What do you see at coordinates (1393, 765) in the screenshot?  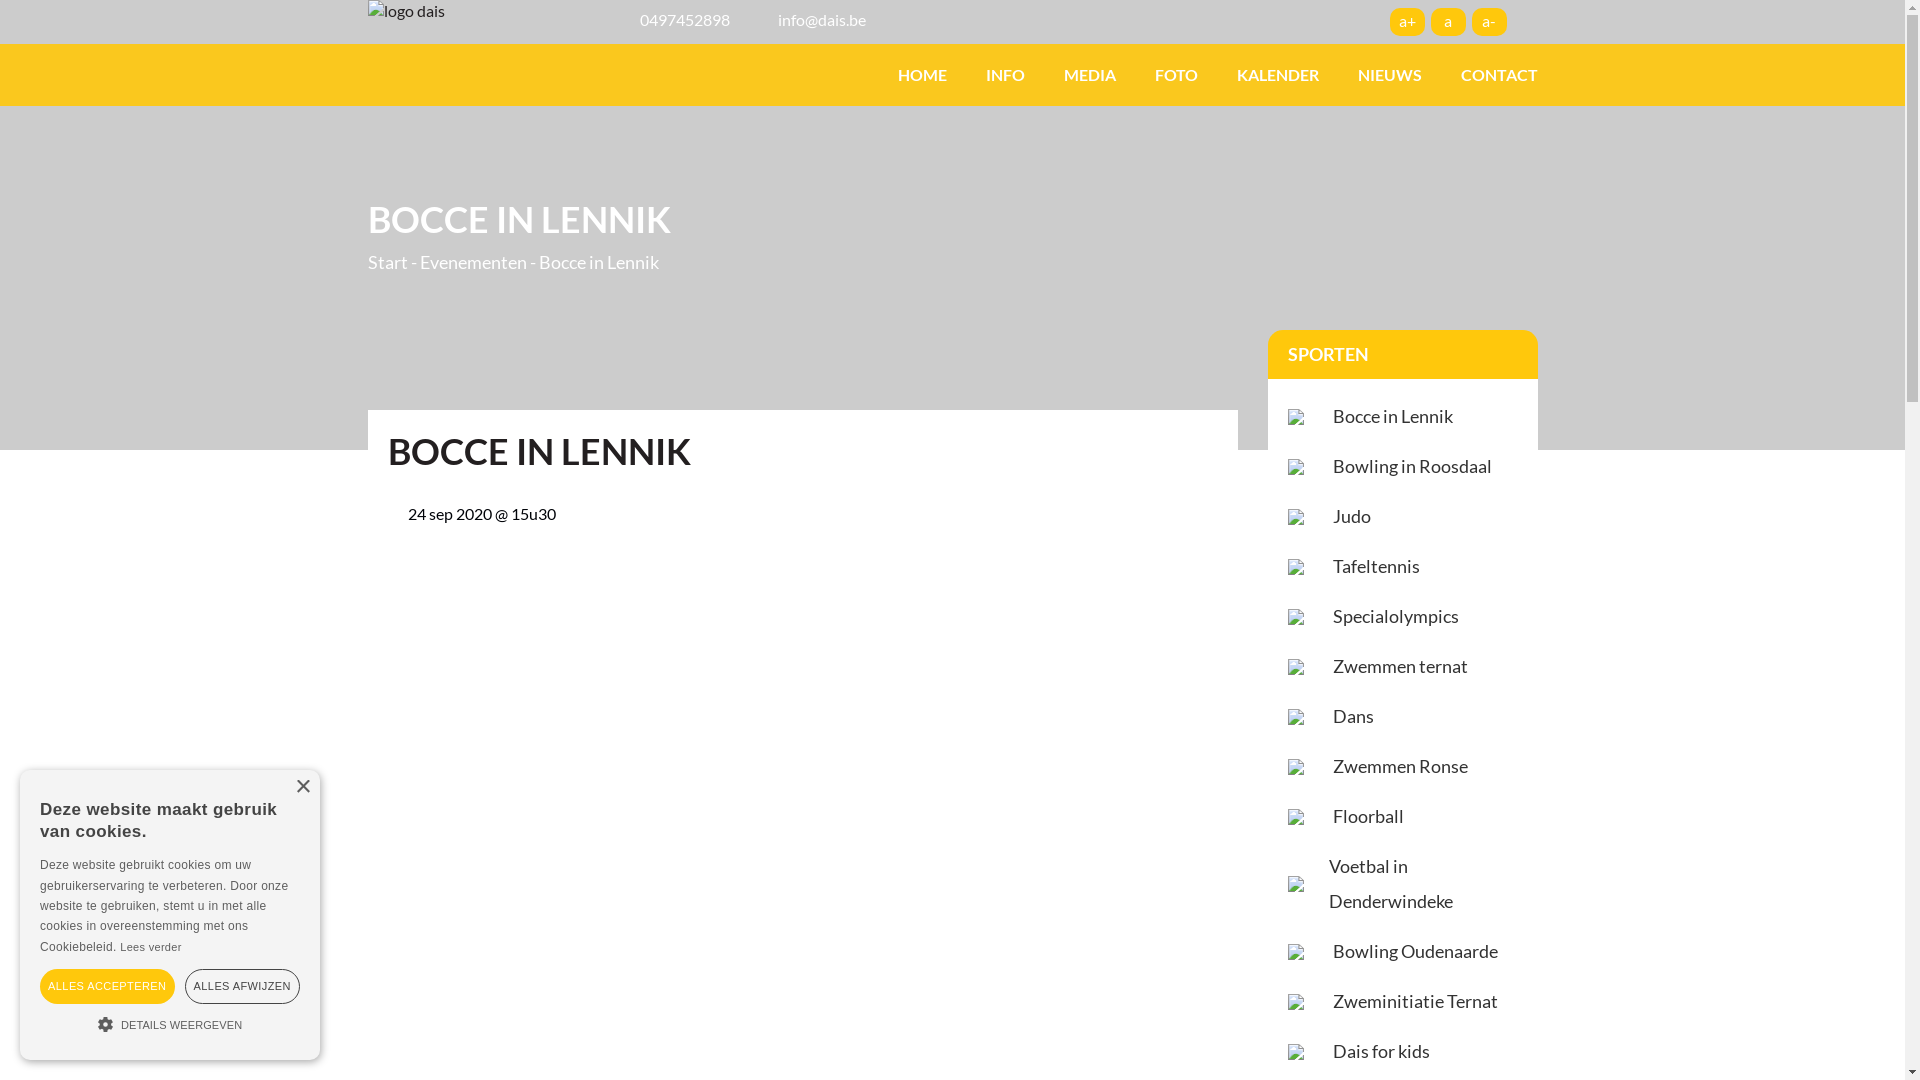 I see `'Zwemmen Ronse'` at bounding box center [1393, 765].